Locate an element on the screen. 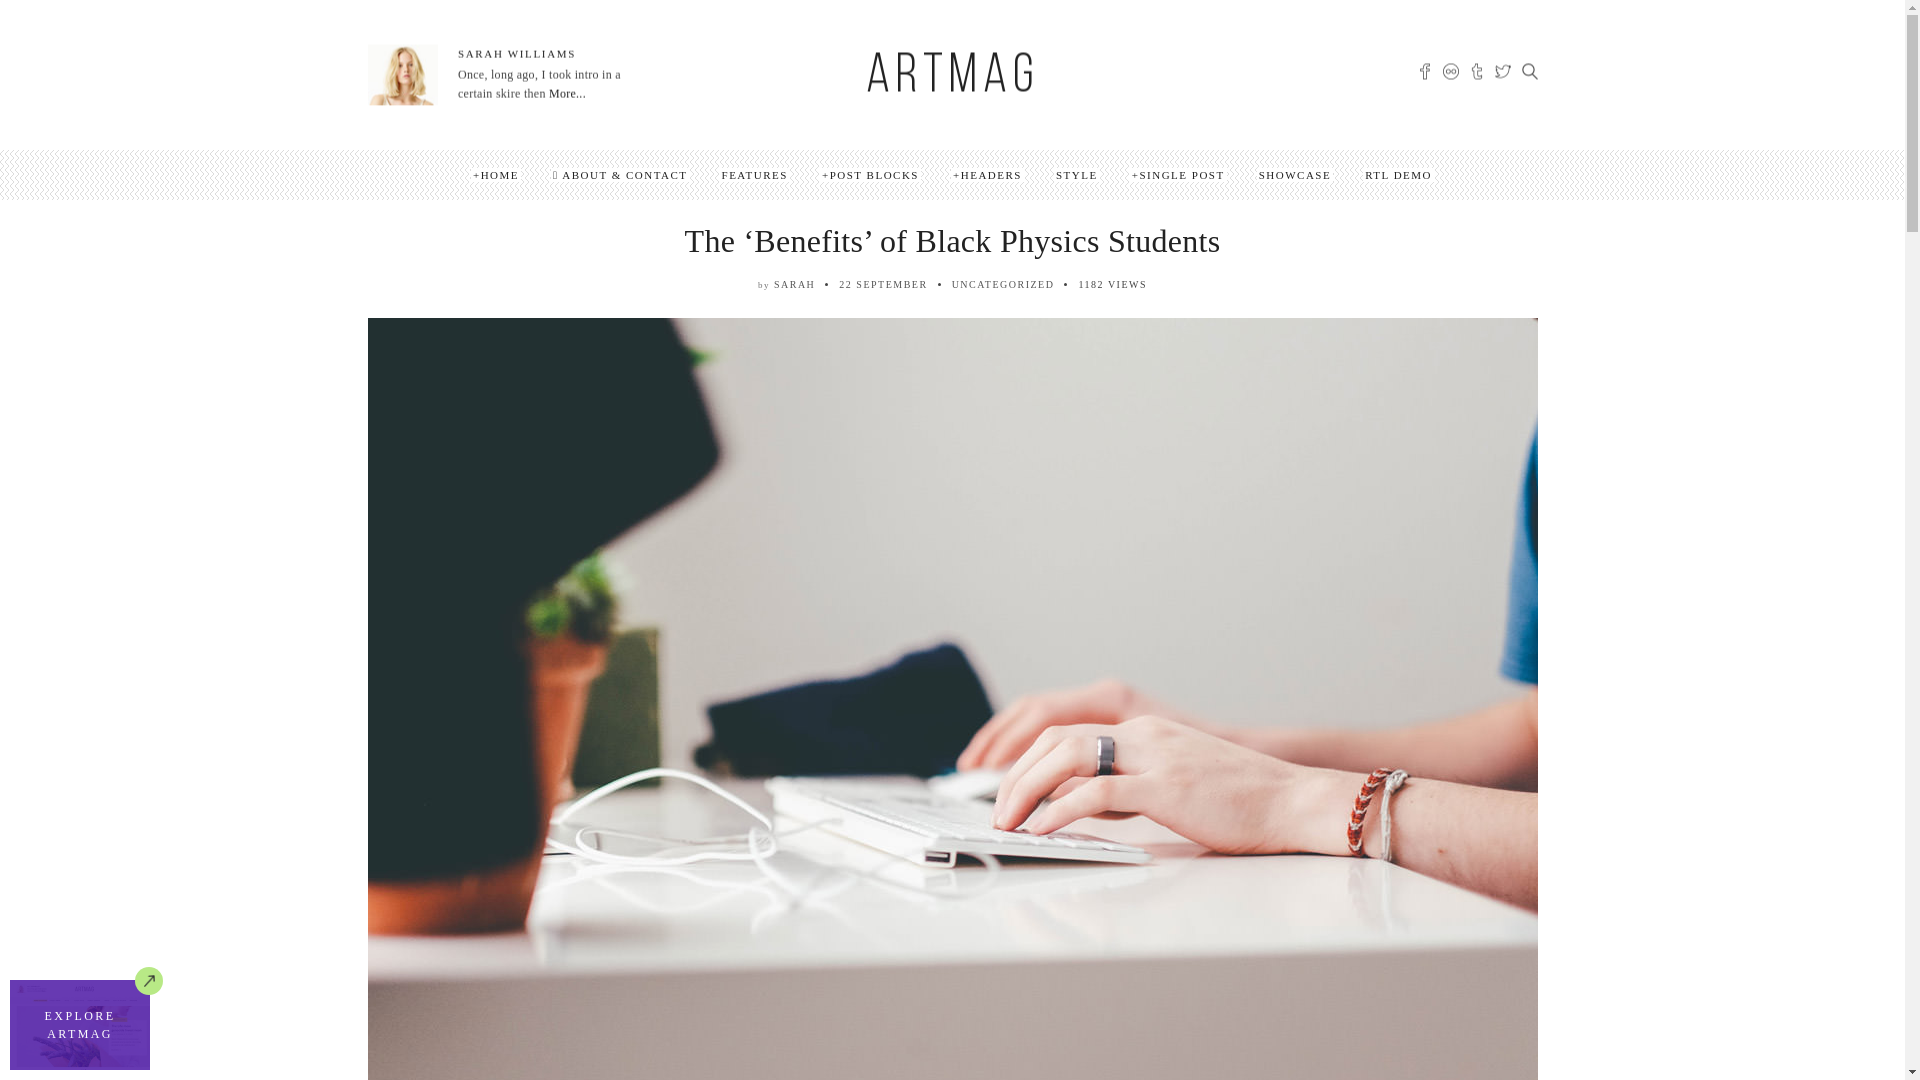 This screenshot has width=1920, height=1080. 'SARAH WILLIAMS' is located at coordinates (517, 53).